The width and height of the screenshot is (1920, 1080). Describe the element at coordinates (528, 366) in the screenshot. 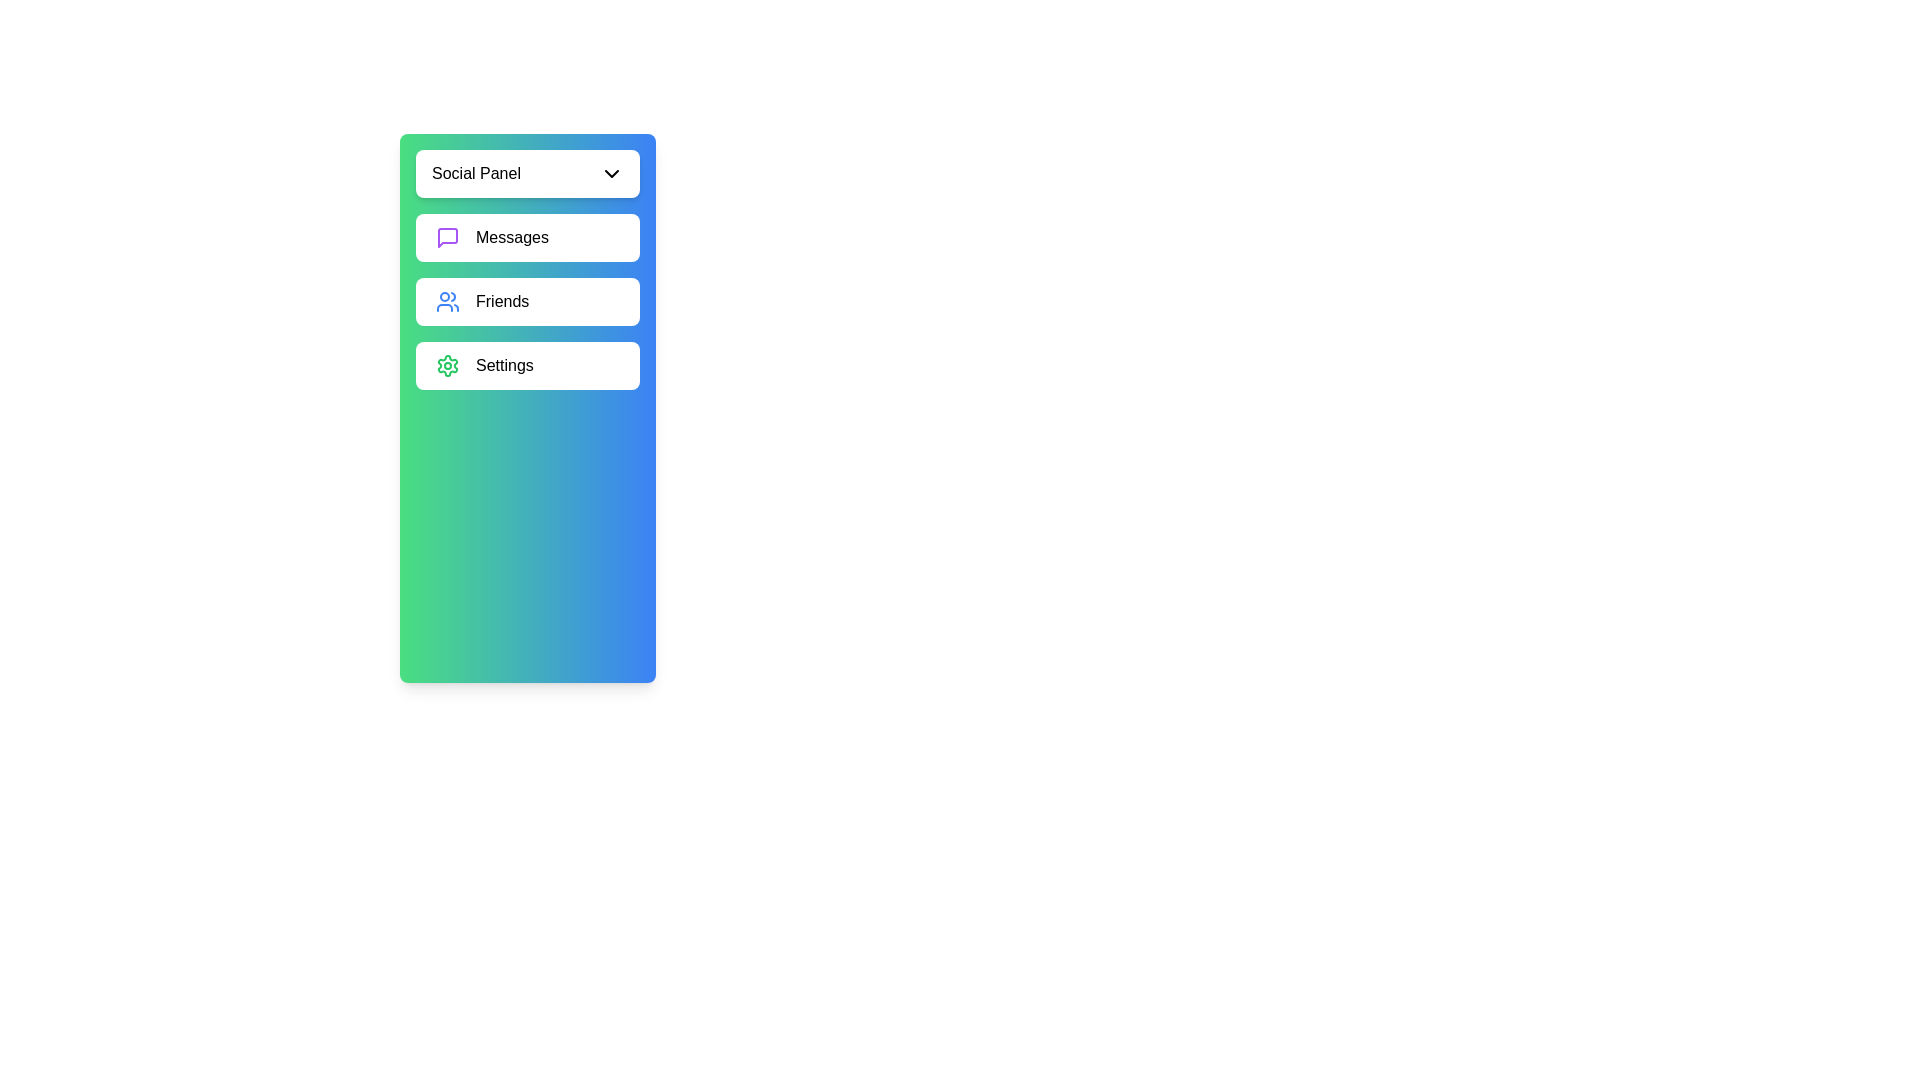

I see `the 'Settings' item in the sidebar` at that location.